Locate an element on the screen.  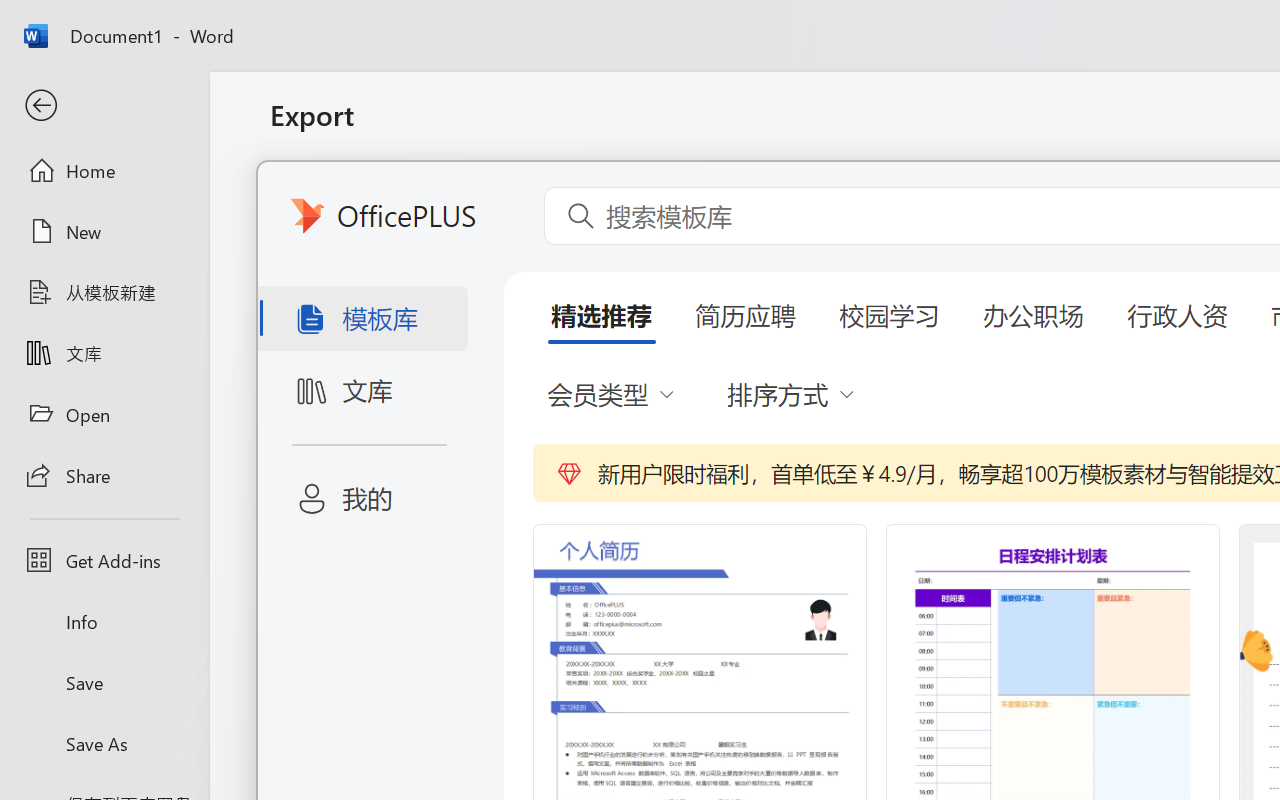
'Get Add-ins' is located at coordinates (103, 560).